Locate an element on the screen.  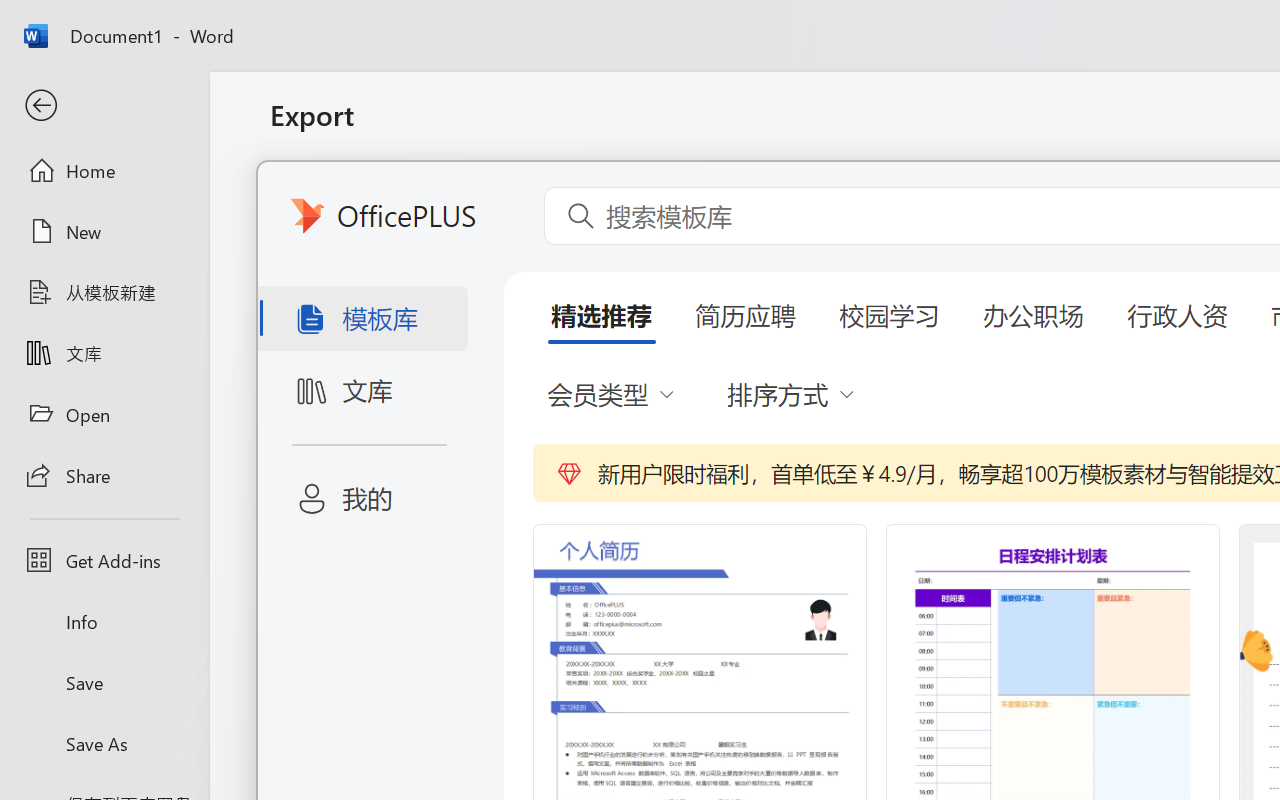
'Get Add-ins' is located at coordinates (103, 560).